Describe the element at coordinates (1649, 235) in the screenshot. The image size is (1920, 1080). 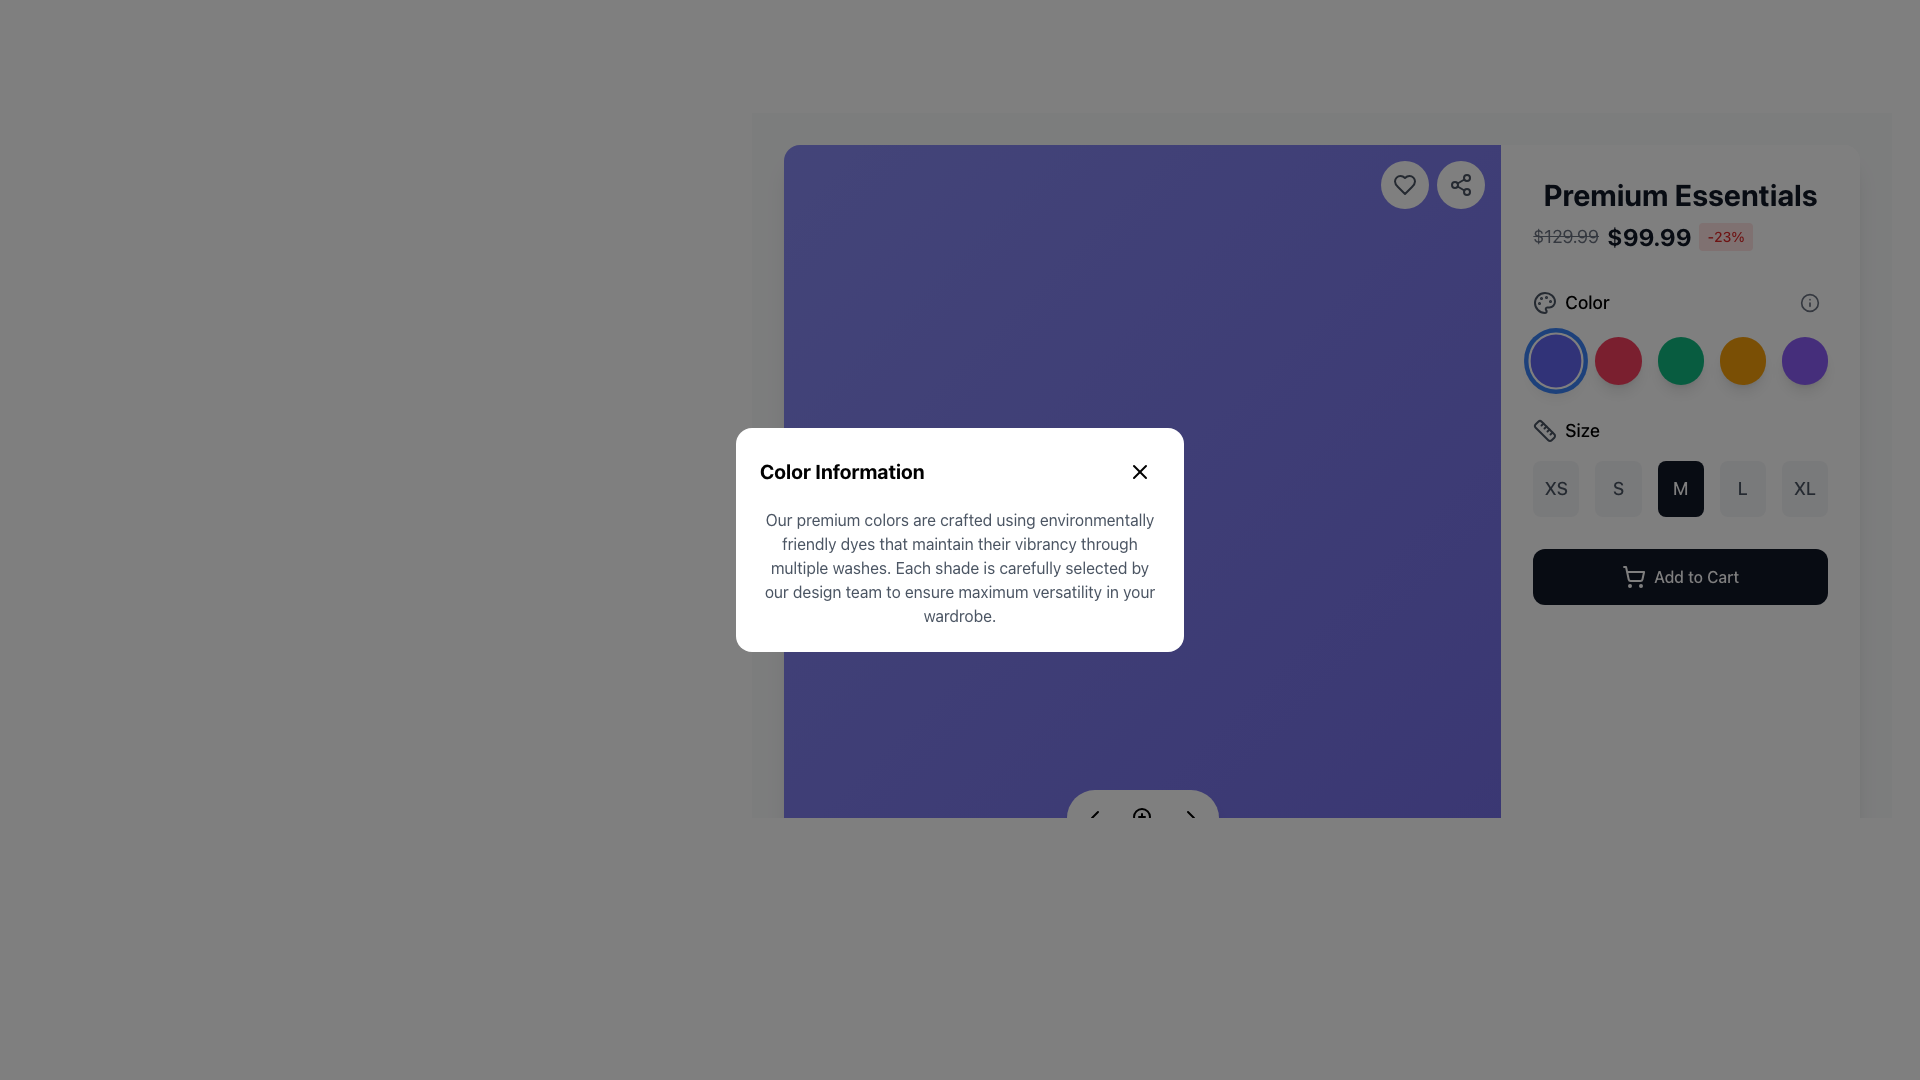
I see `the bold text label displaying the price information '$99.99', which is located between the price label '$129.99' and the discount percentage label '-23%' in the product information area` at that location.